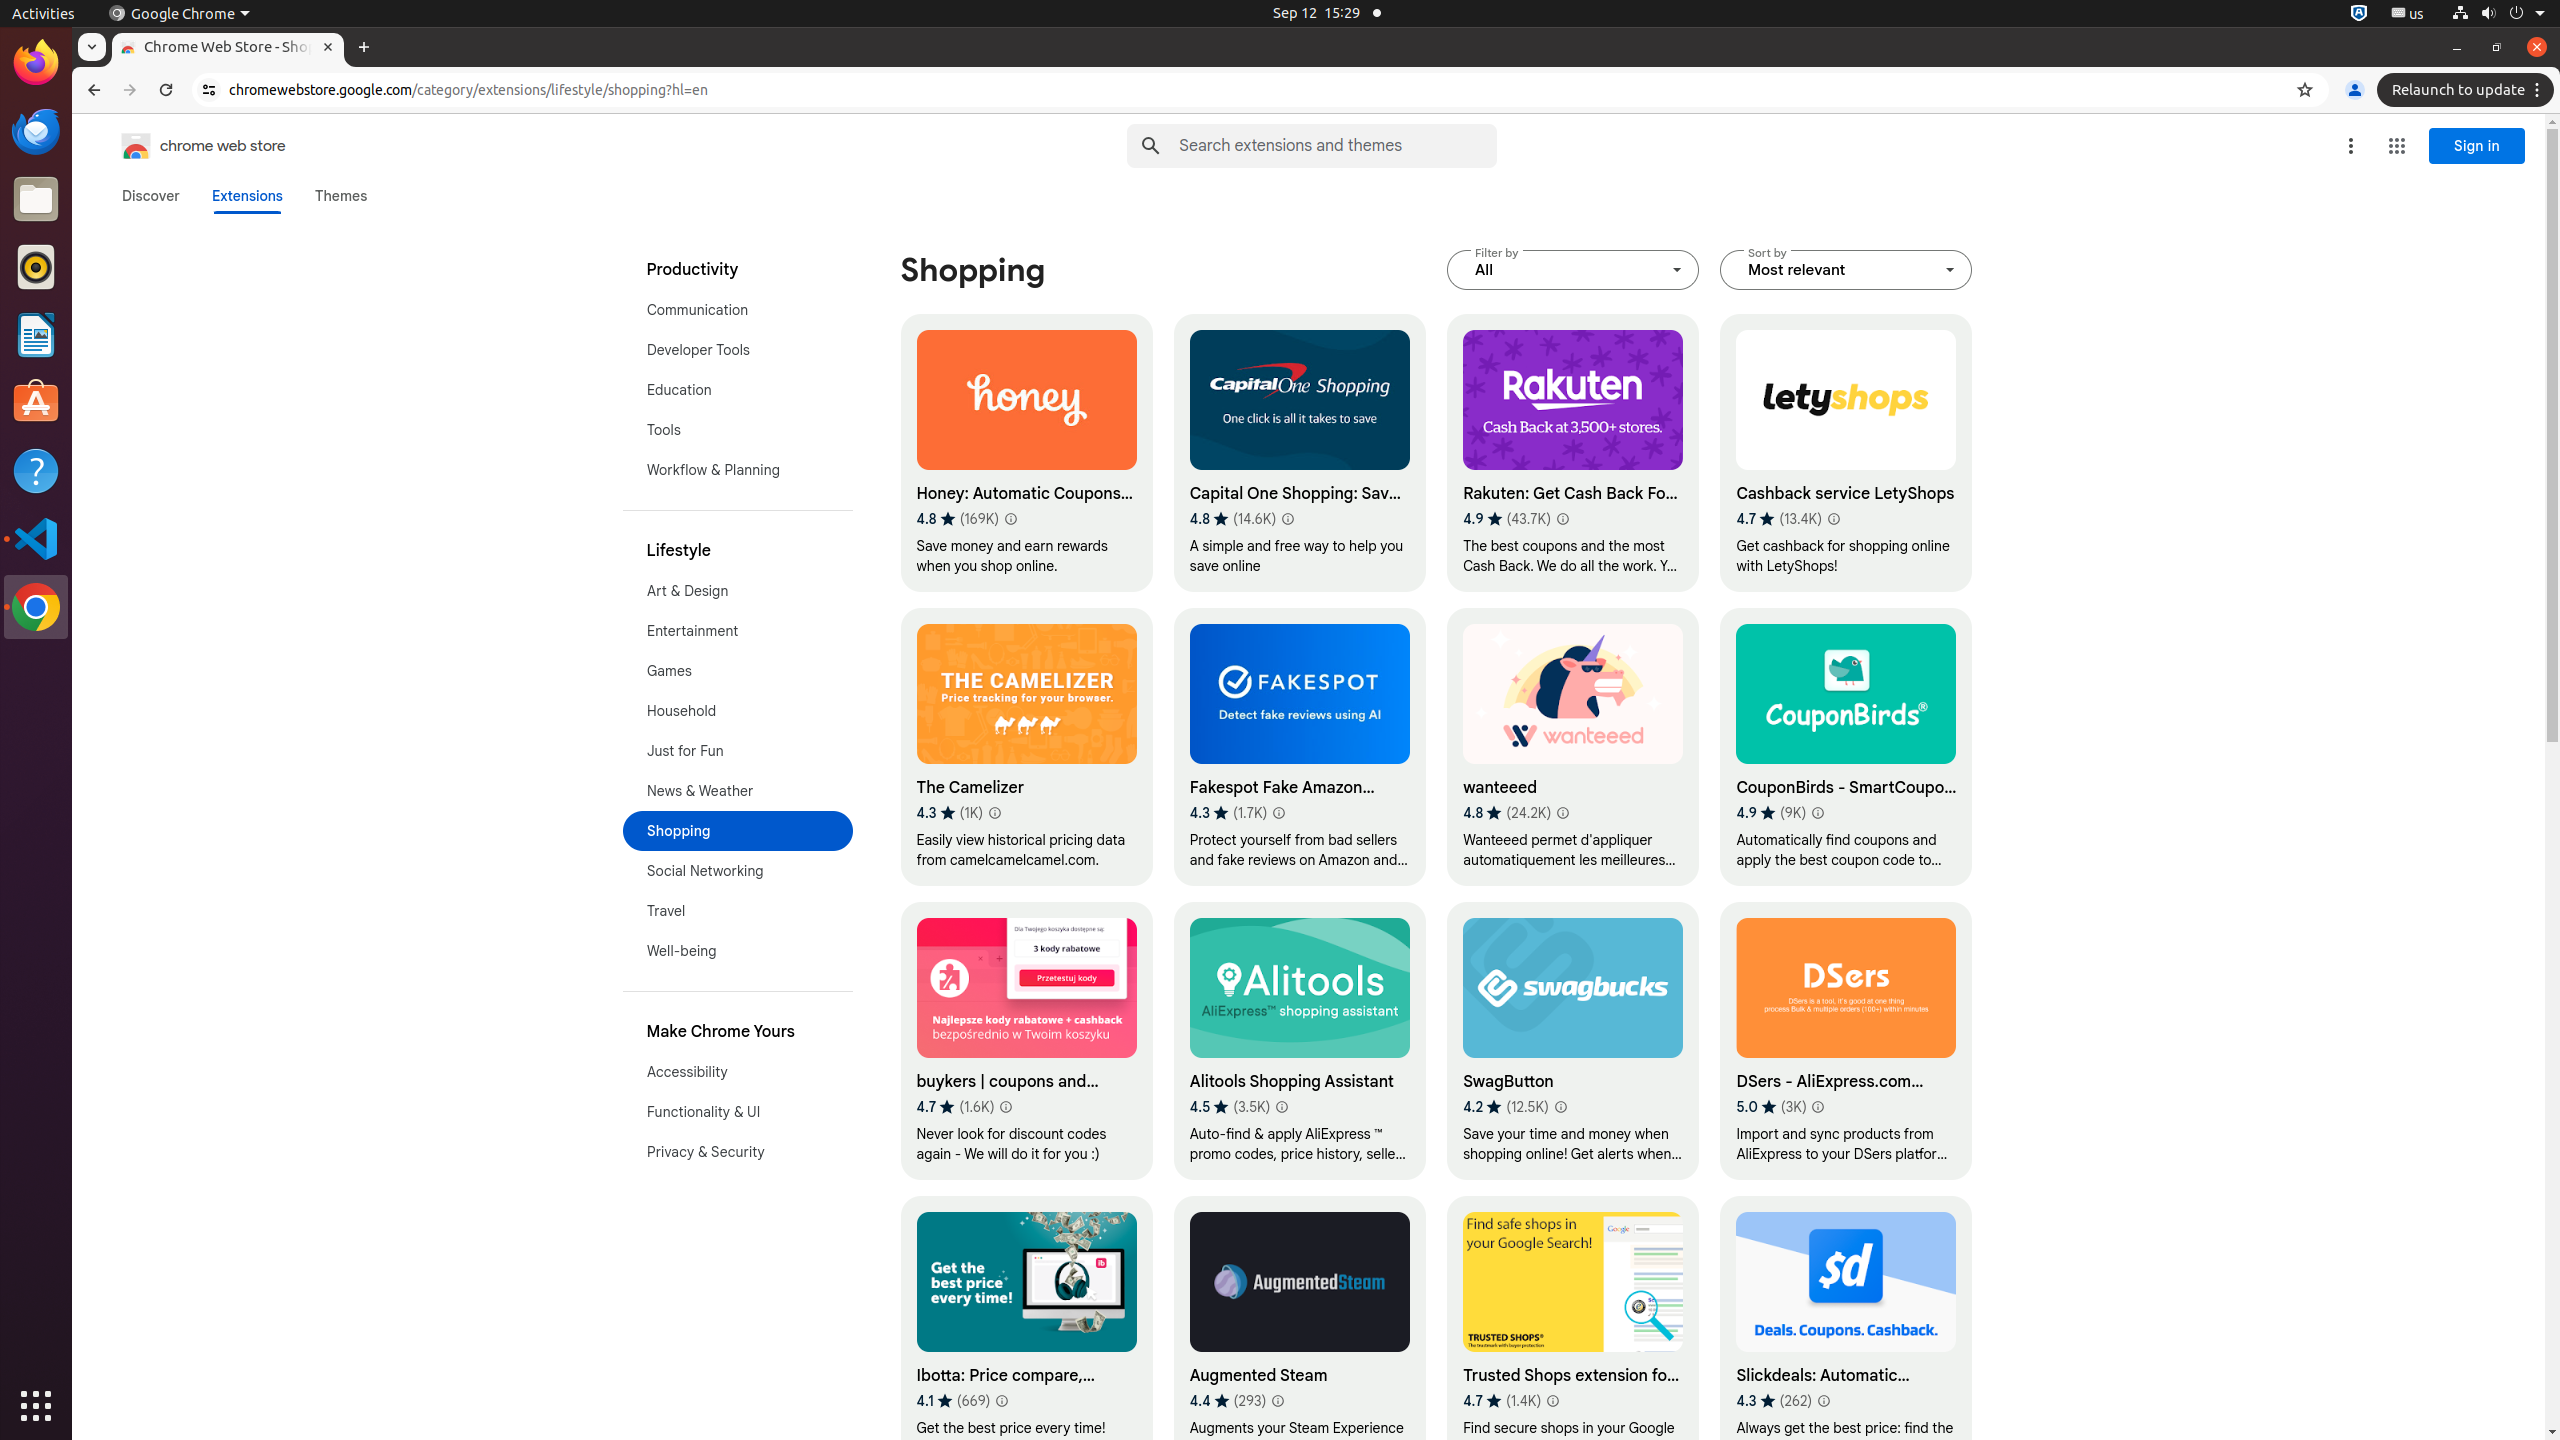 Image resolution: width=2560 pixels, height=1440 pixels. What do you see at coordinates (36, 333) in the screenshot?
I see `'LibreOffice Writer'` at bounding box center [36, 333].